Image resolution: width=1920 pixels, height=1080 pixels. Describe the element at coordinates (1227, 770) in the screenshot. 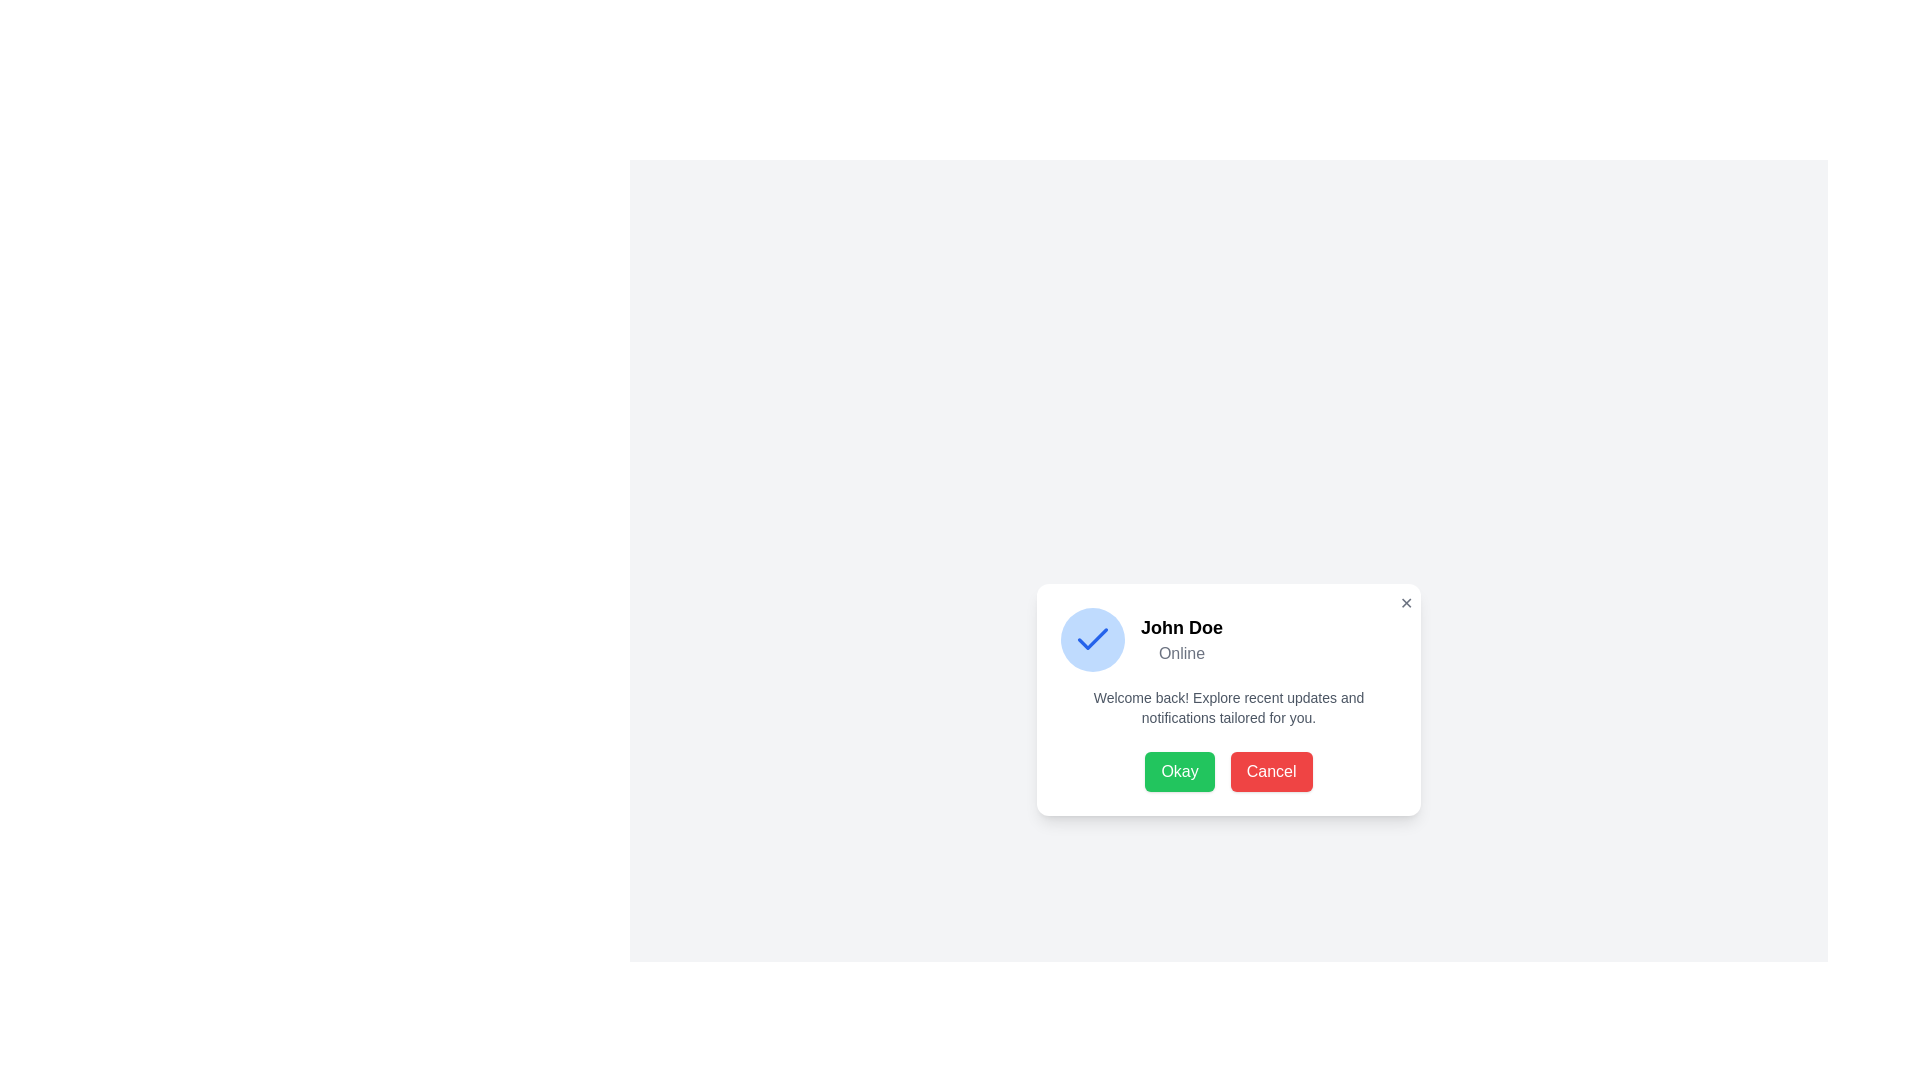

I see `the 'Cancel' button located in the bottom section of the modal dialog` at that location.